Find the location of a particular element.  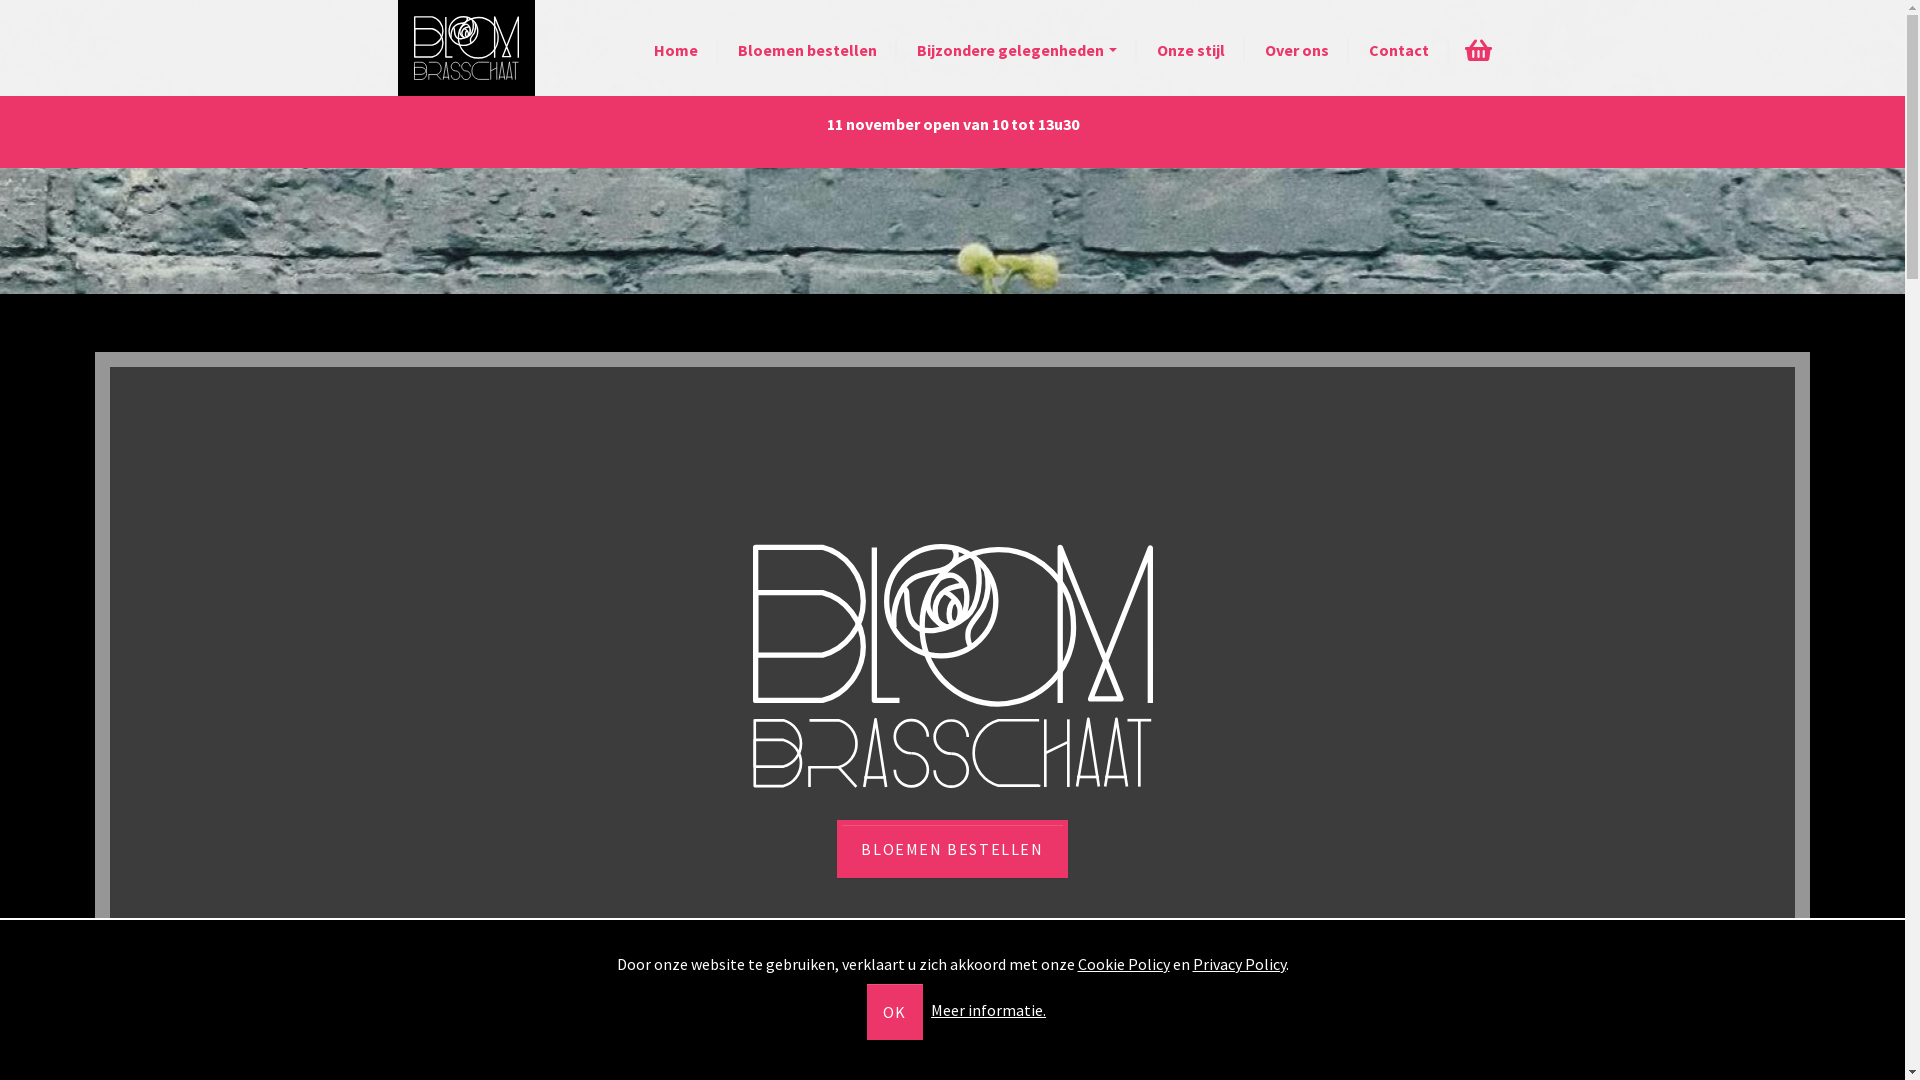

'Onze stijl' is located at coordinates (1190, 49).